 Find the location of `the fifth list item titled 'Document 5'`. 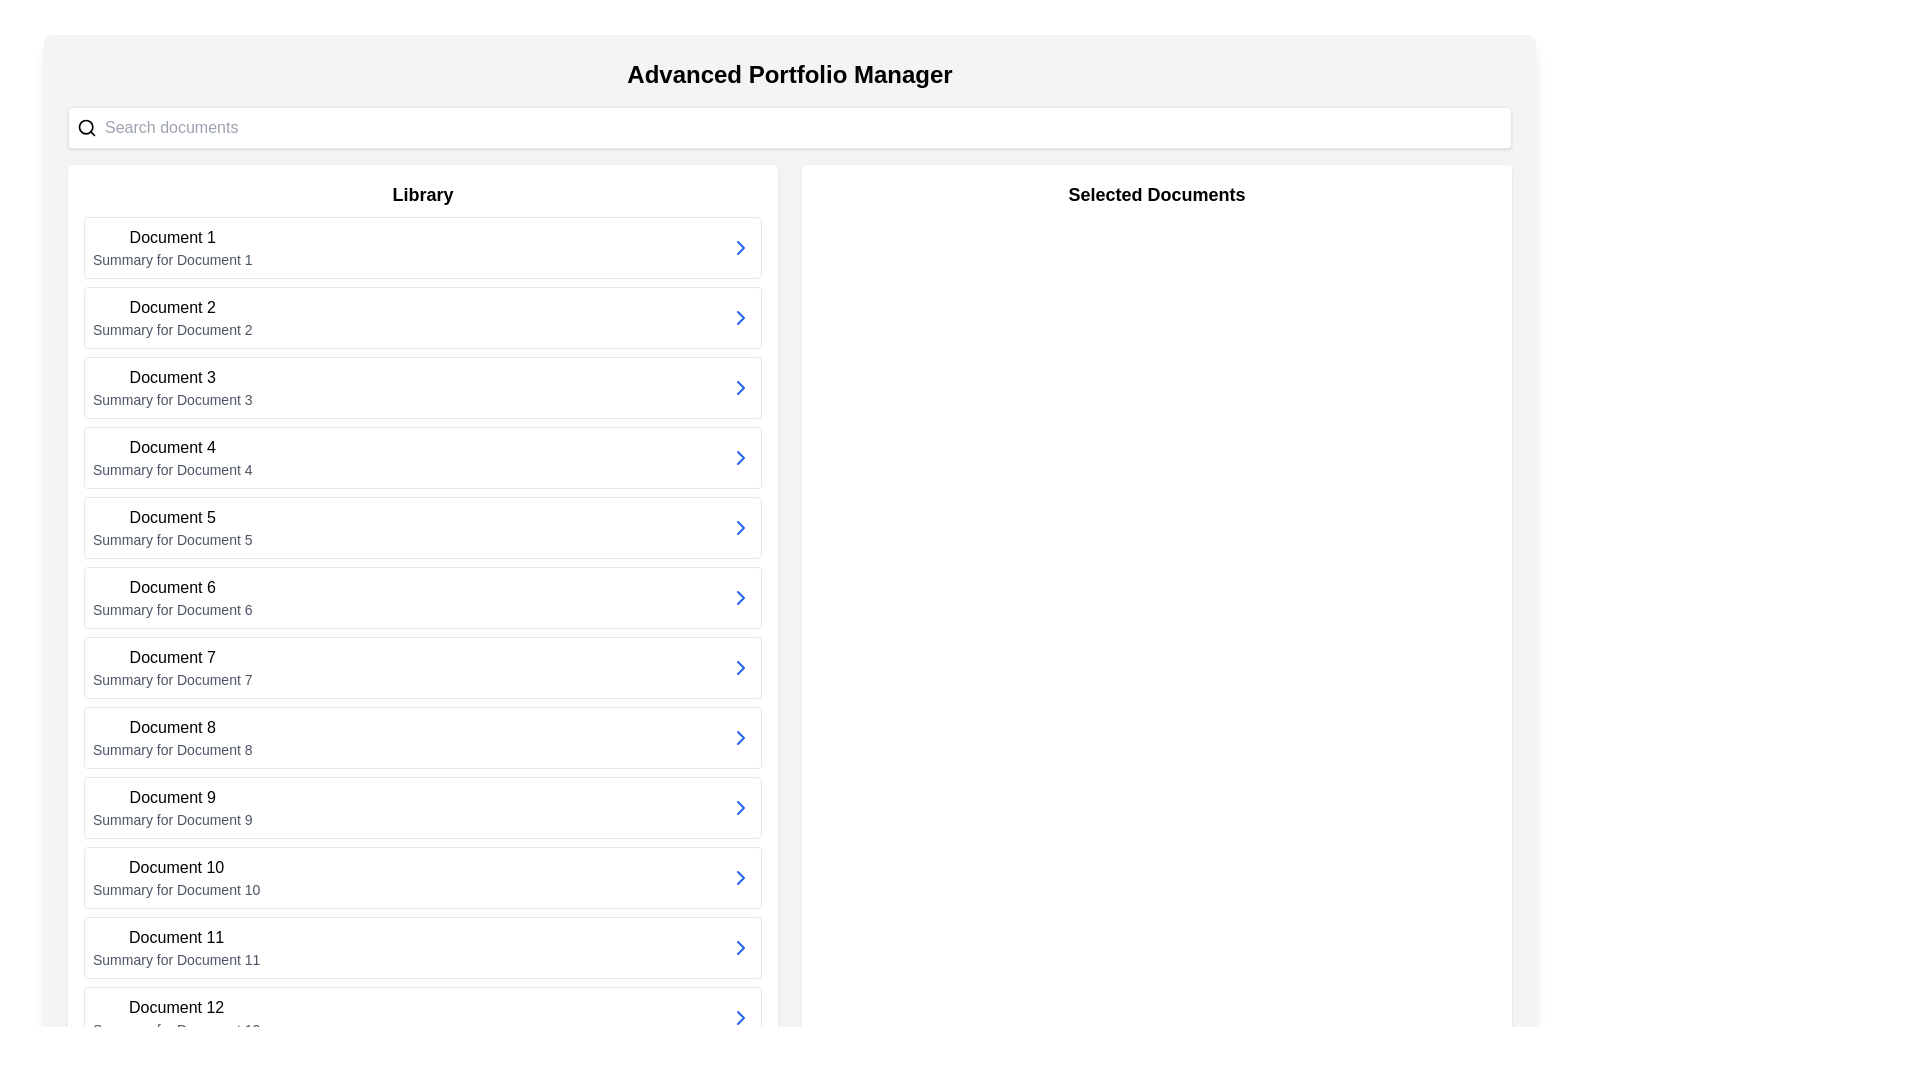

the fifth list item titled 'Document 5' is located at coordinates (172, 527).